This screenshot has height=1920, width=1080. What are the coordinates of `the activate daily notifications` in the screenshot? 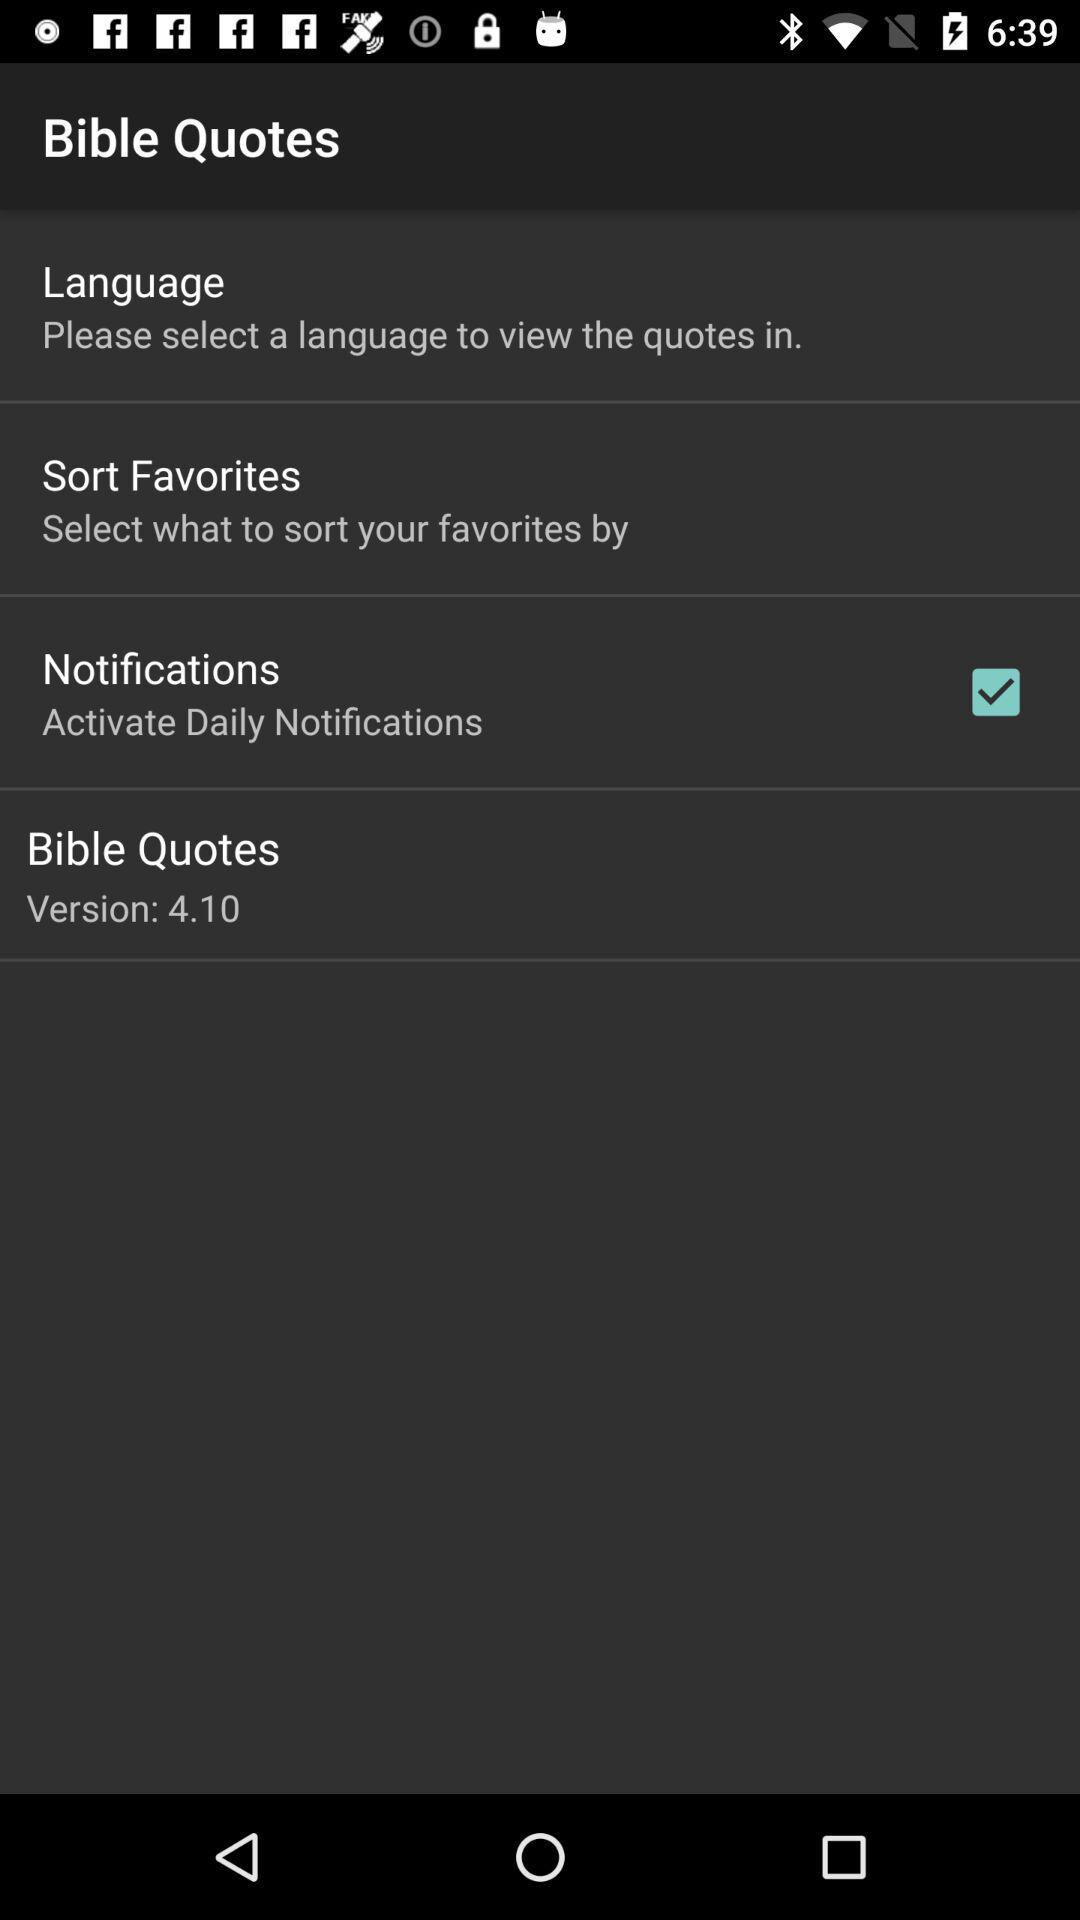 It's located at (261, 720).